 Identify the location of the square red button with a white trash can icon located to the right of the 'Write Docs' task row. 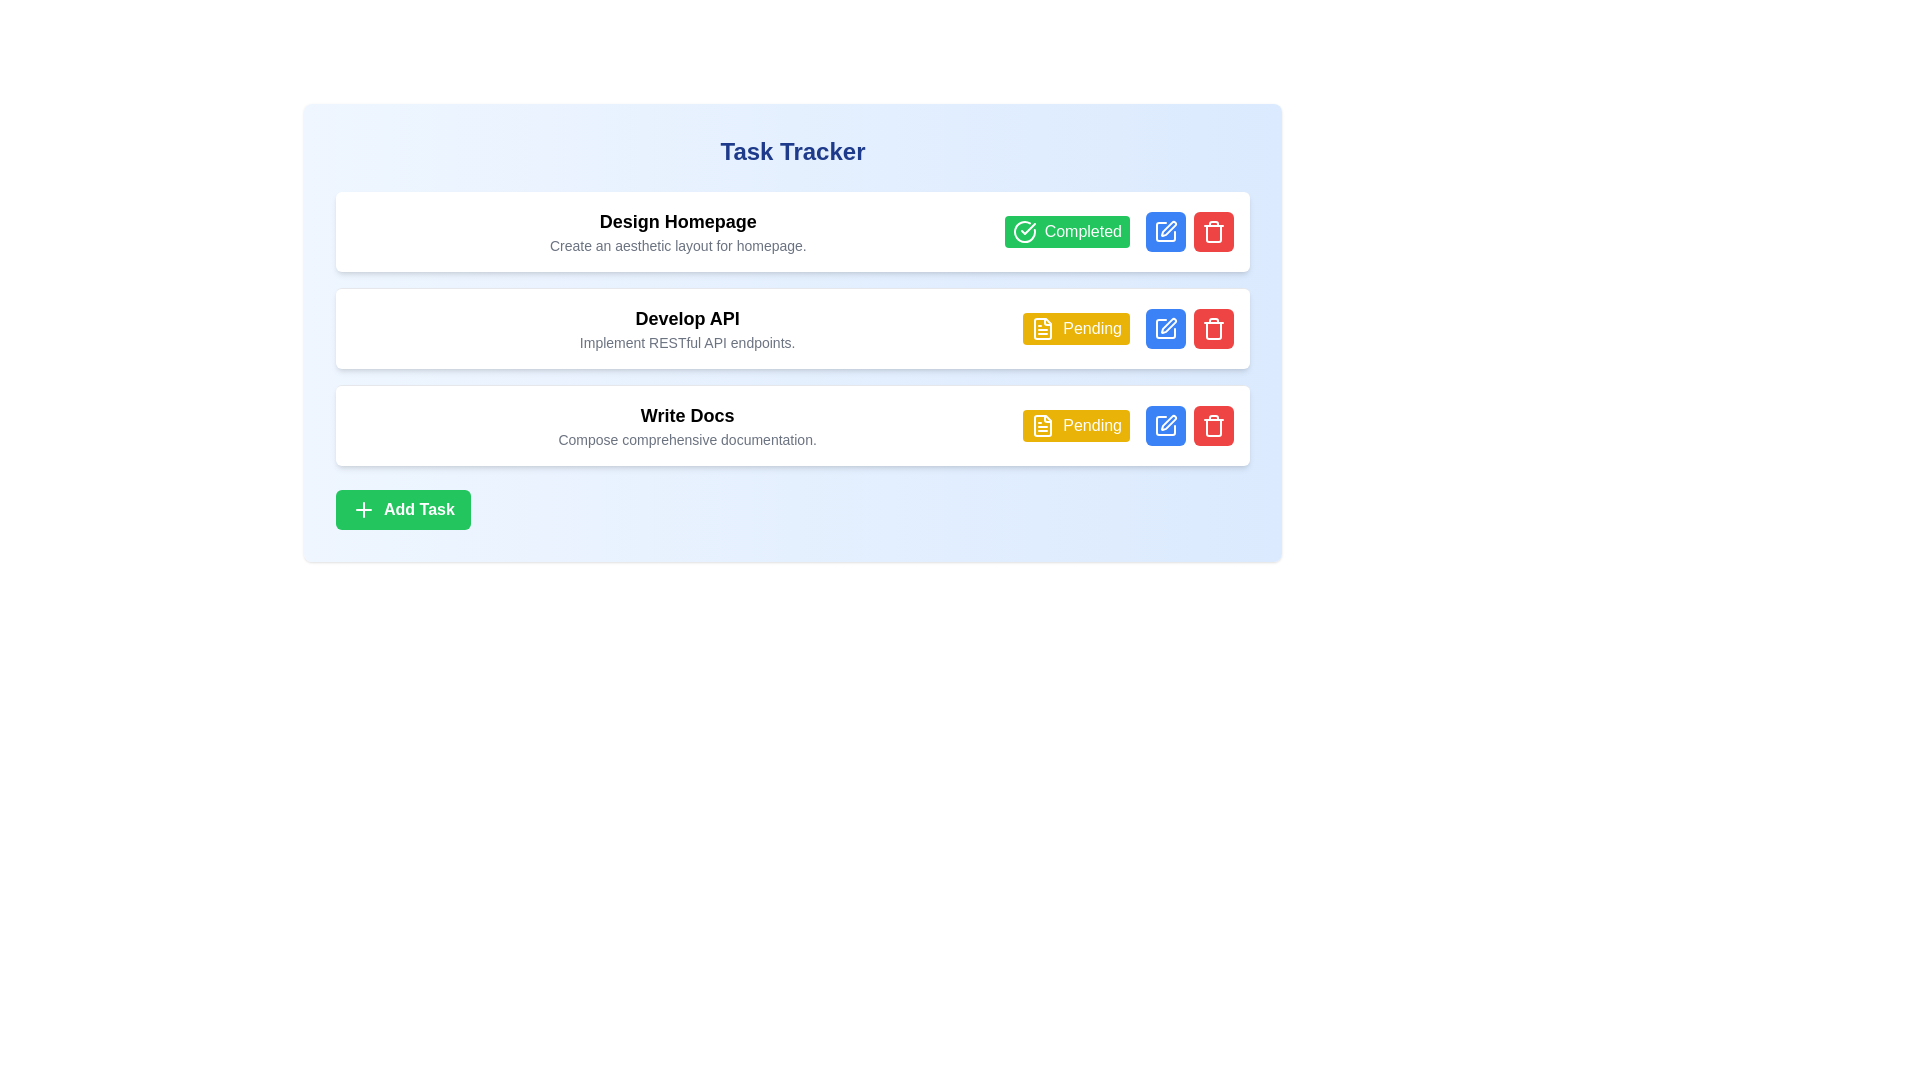
(1213, 424).